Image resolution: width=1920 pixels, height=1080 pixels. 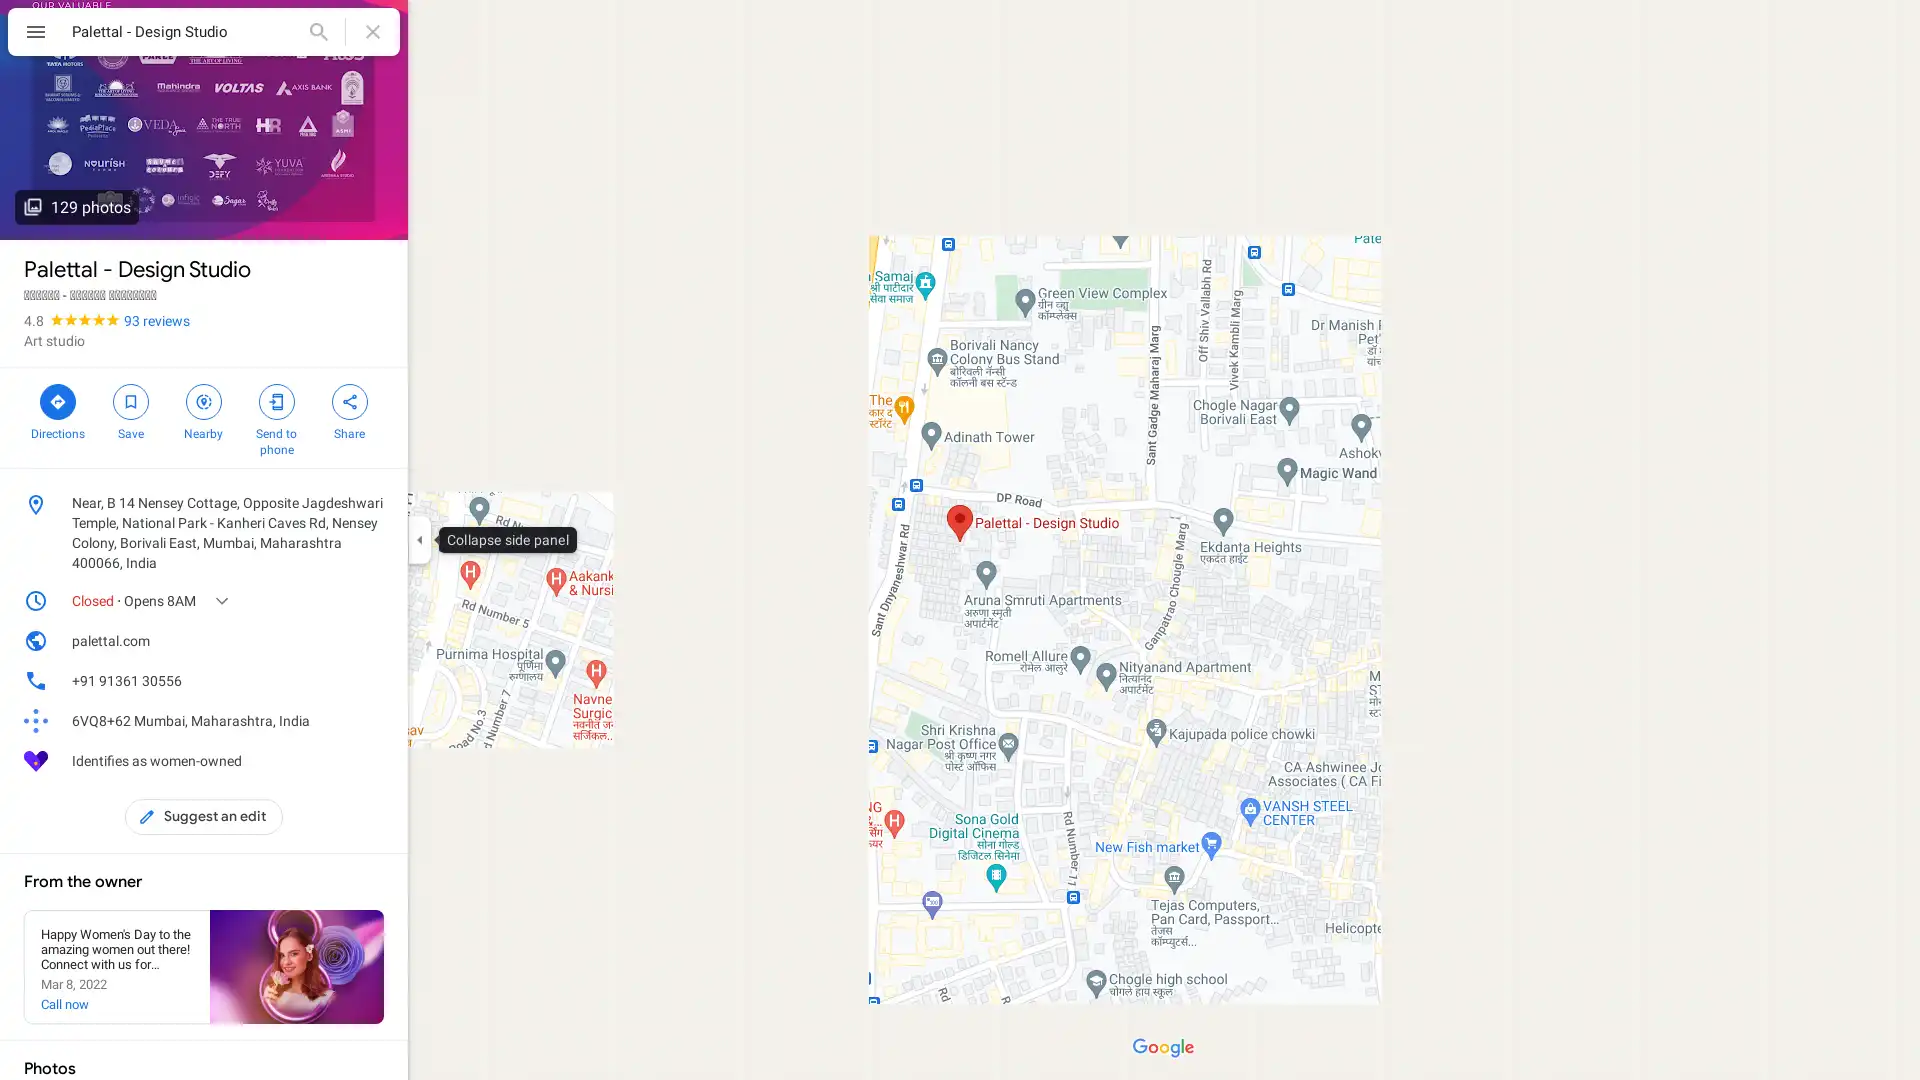 What do you see at coordinates (374, 504) in the screenshot?
I see `Copy address` at bounding box center [374, 504].